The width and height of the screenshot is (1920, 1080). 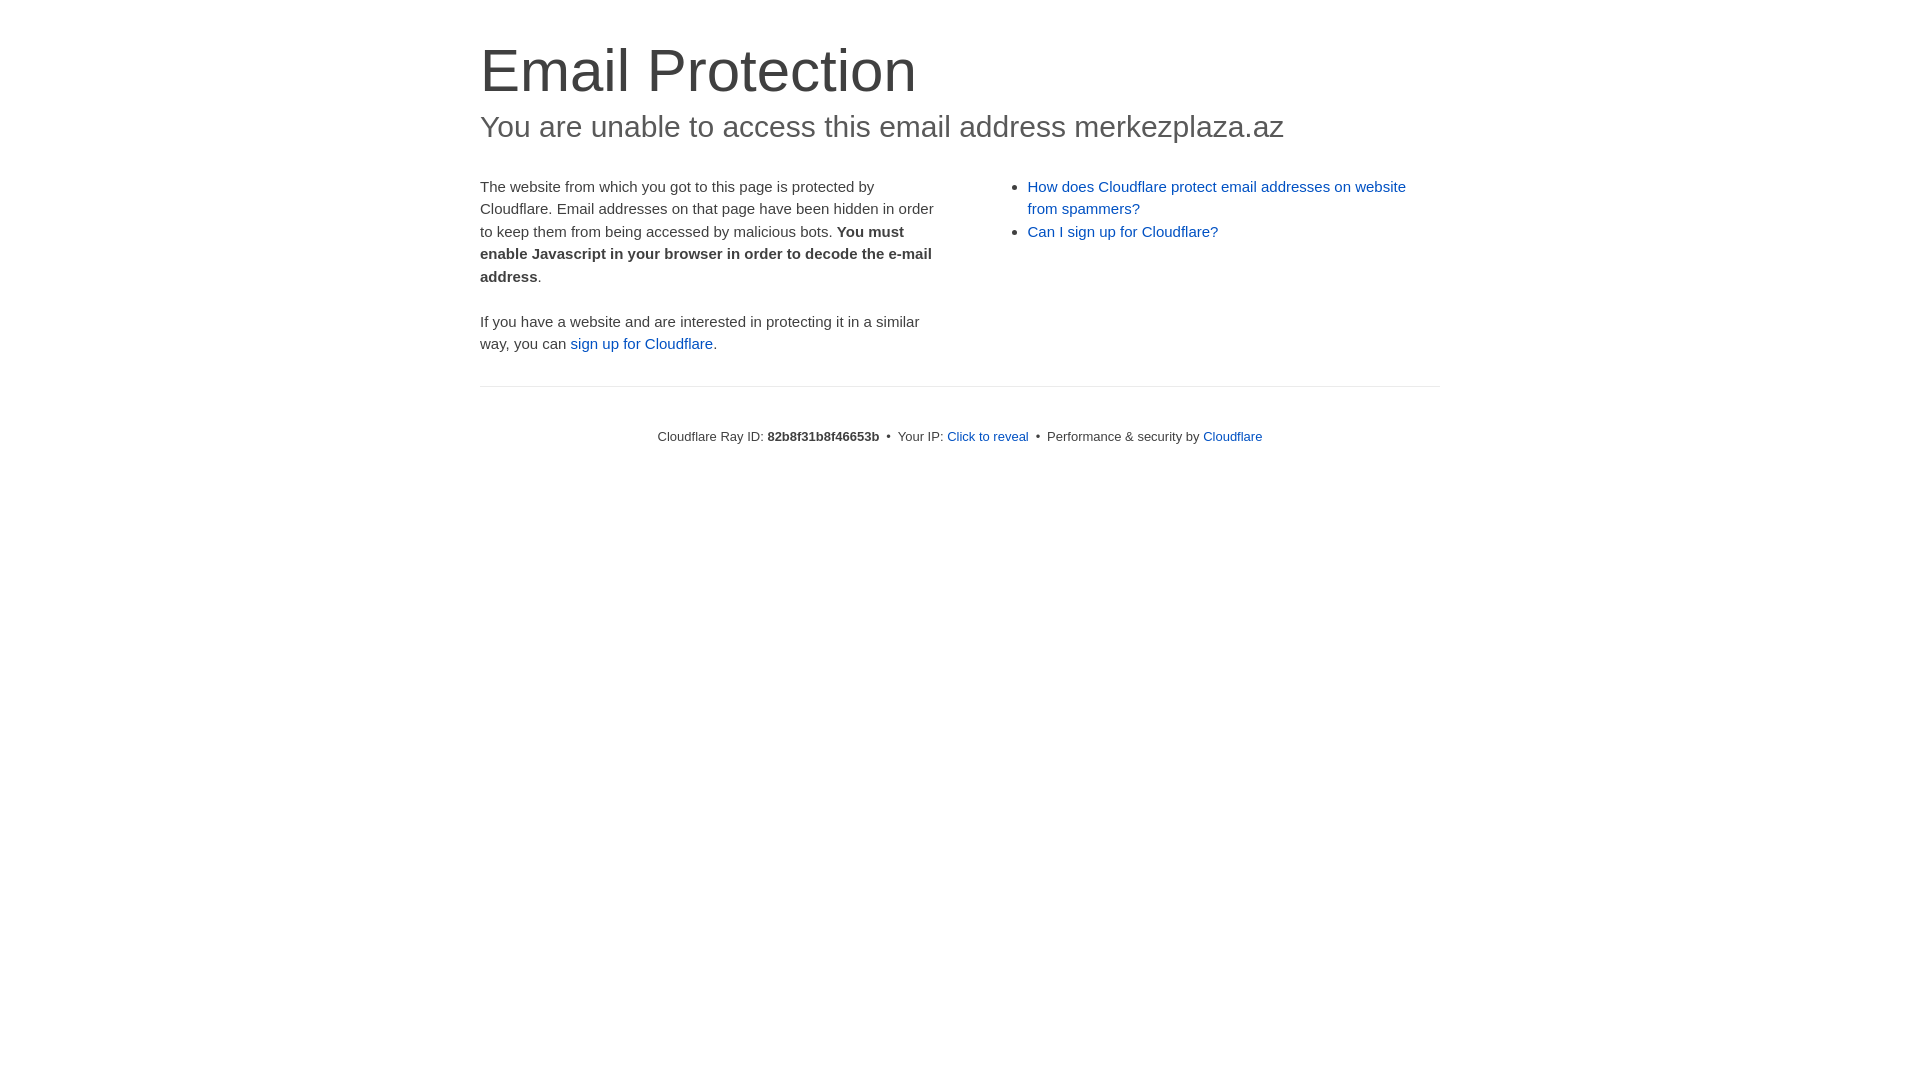 I want to click on 'Cloudflare', so click(x=1231, y=435).